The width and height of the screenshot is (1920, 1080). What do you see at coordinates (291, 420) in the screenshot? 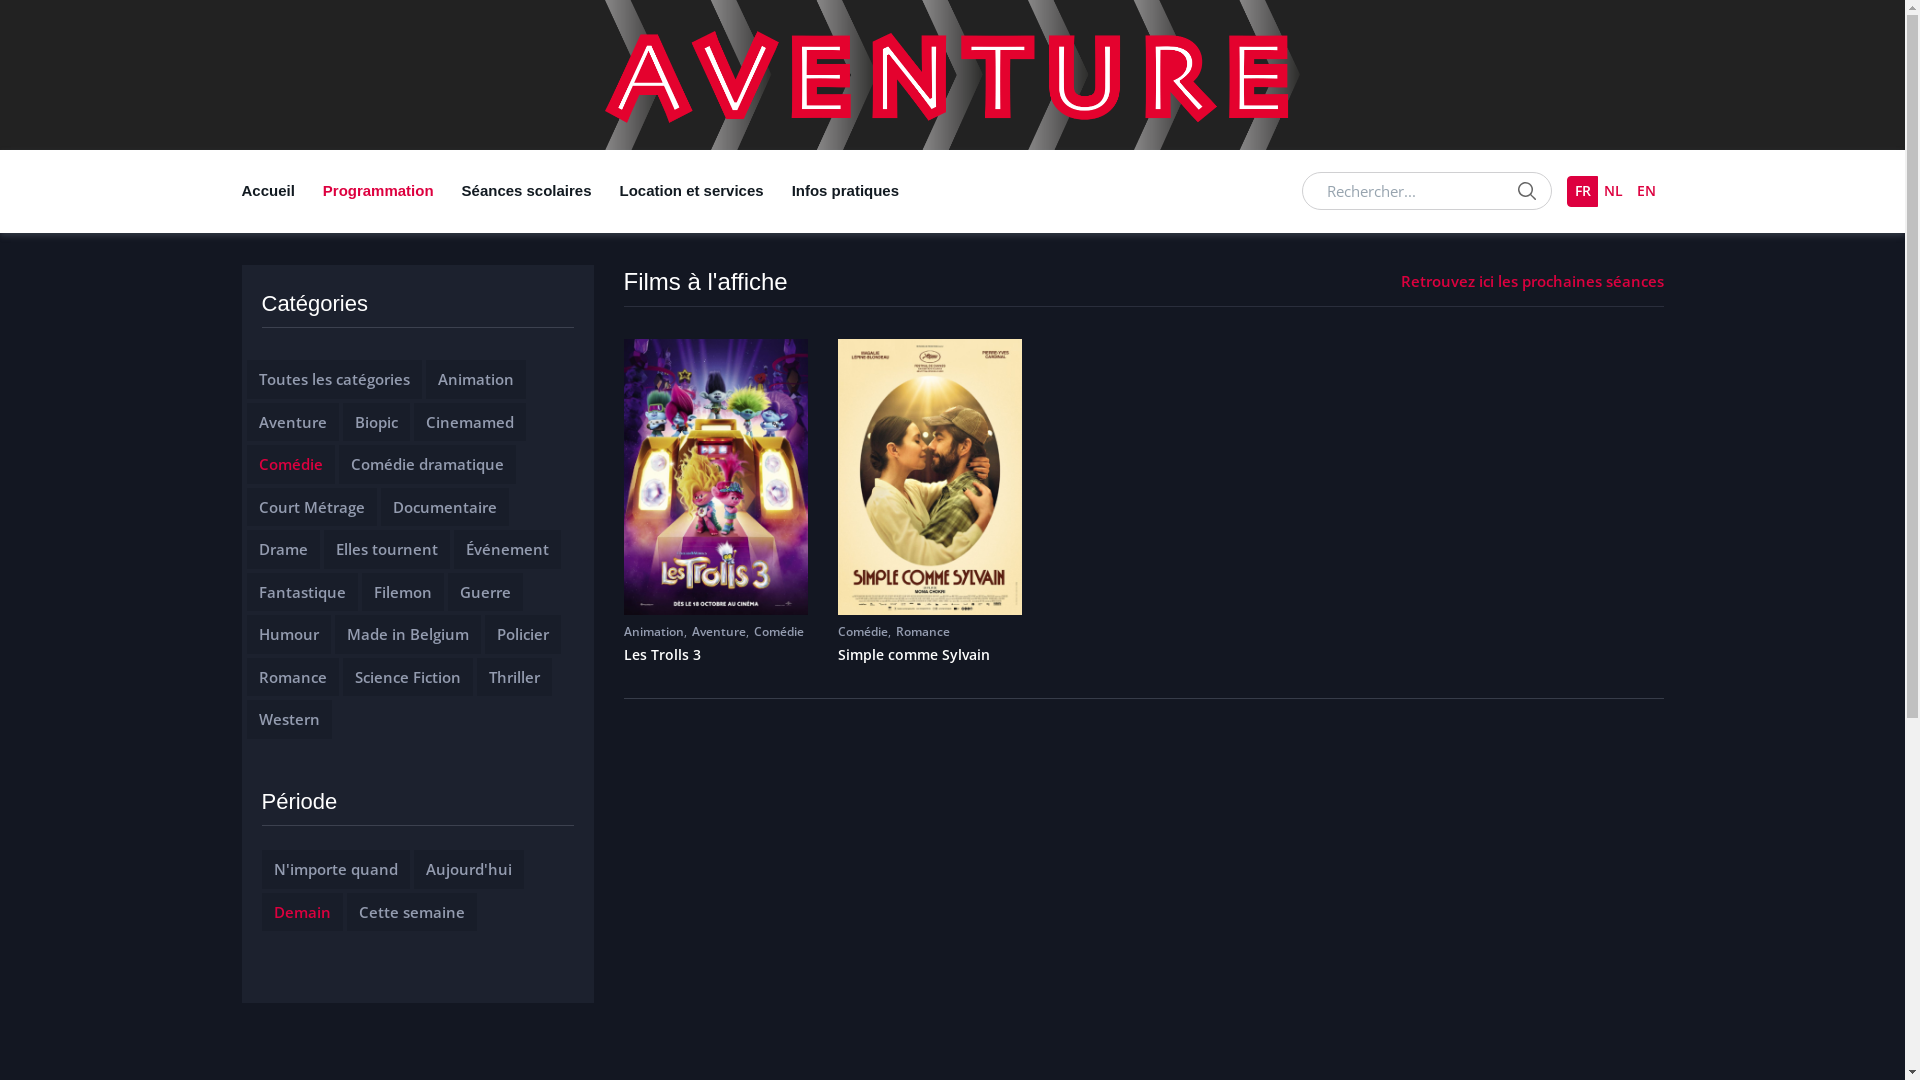
I see `'Aventure'` at bounding box center [291, 420].